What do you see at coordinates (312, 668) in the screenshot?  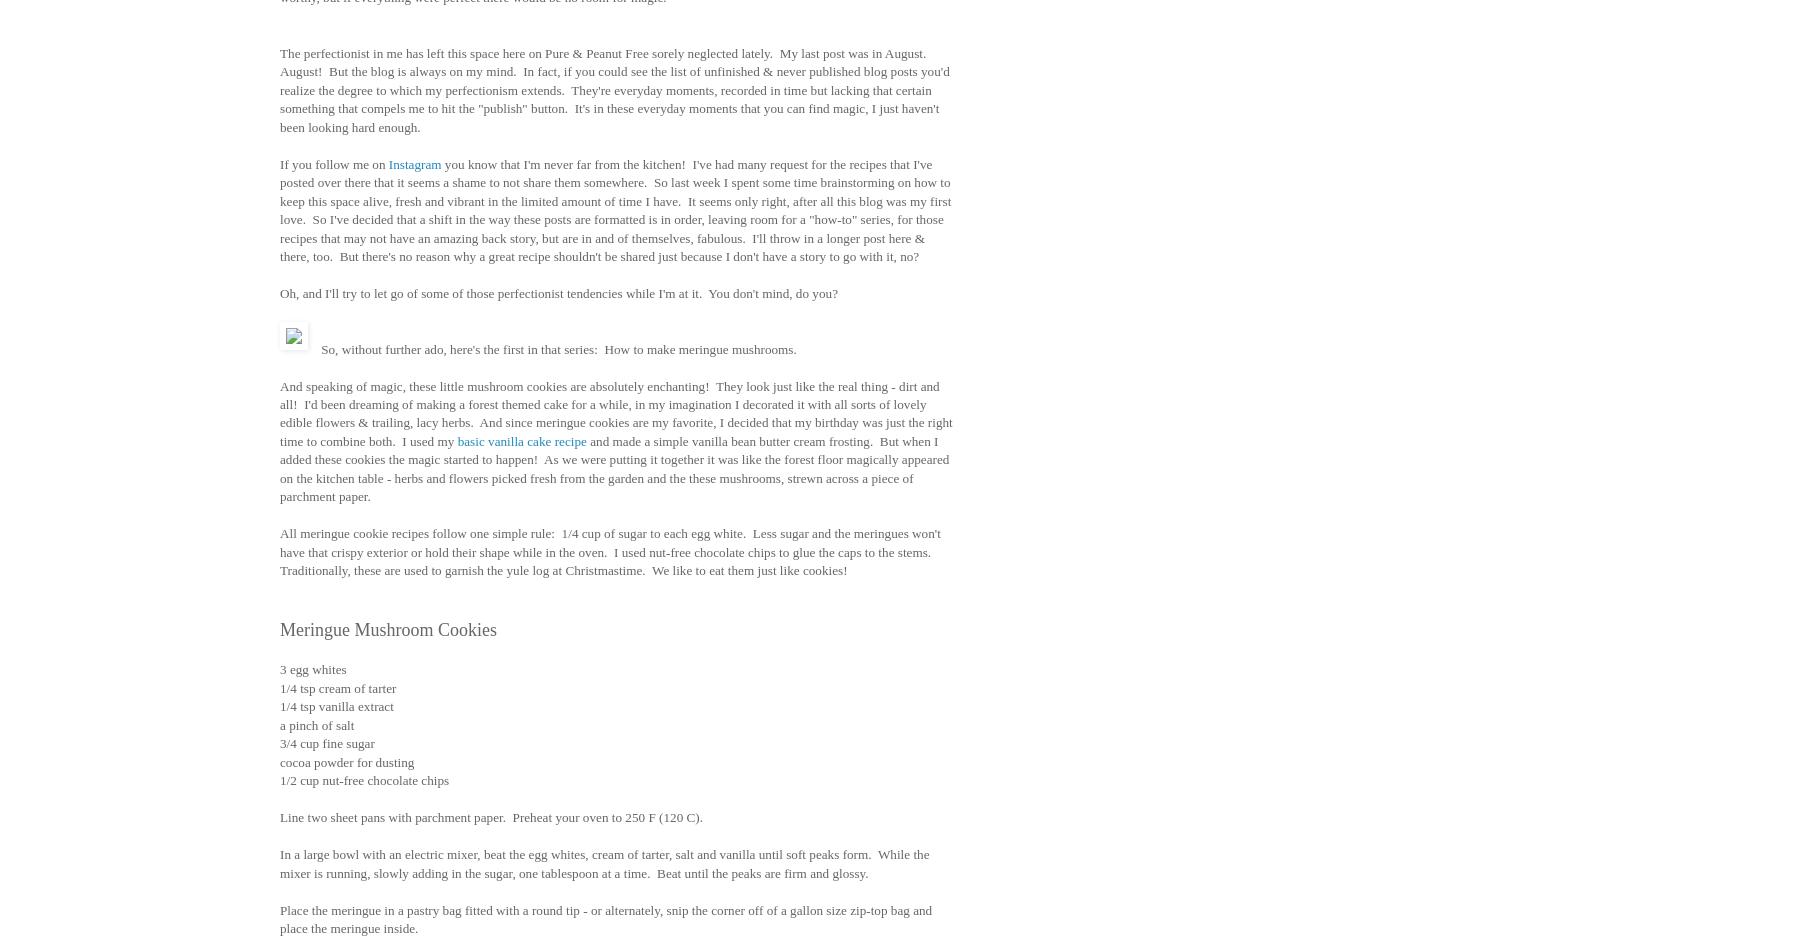 I see `'3 egg whites'` at bounding box center [312, 668].